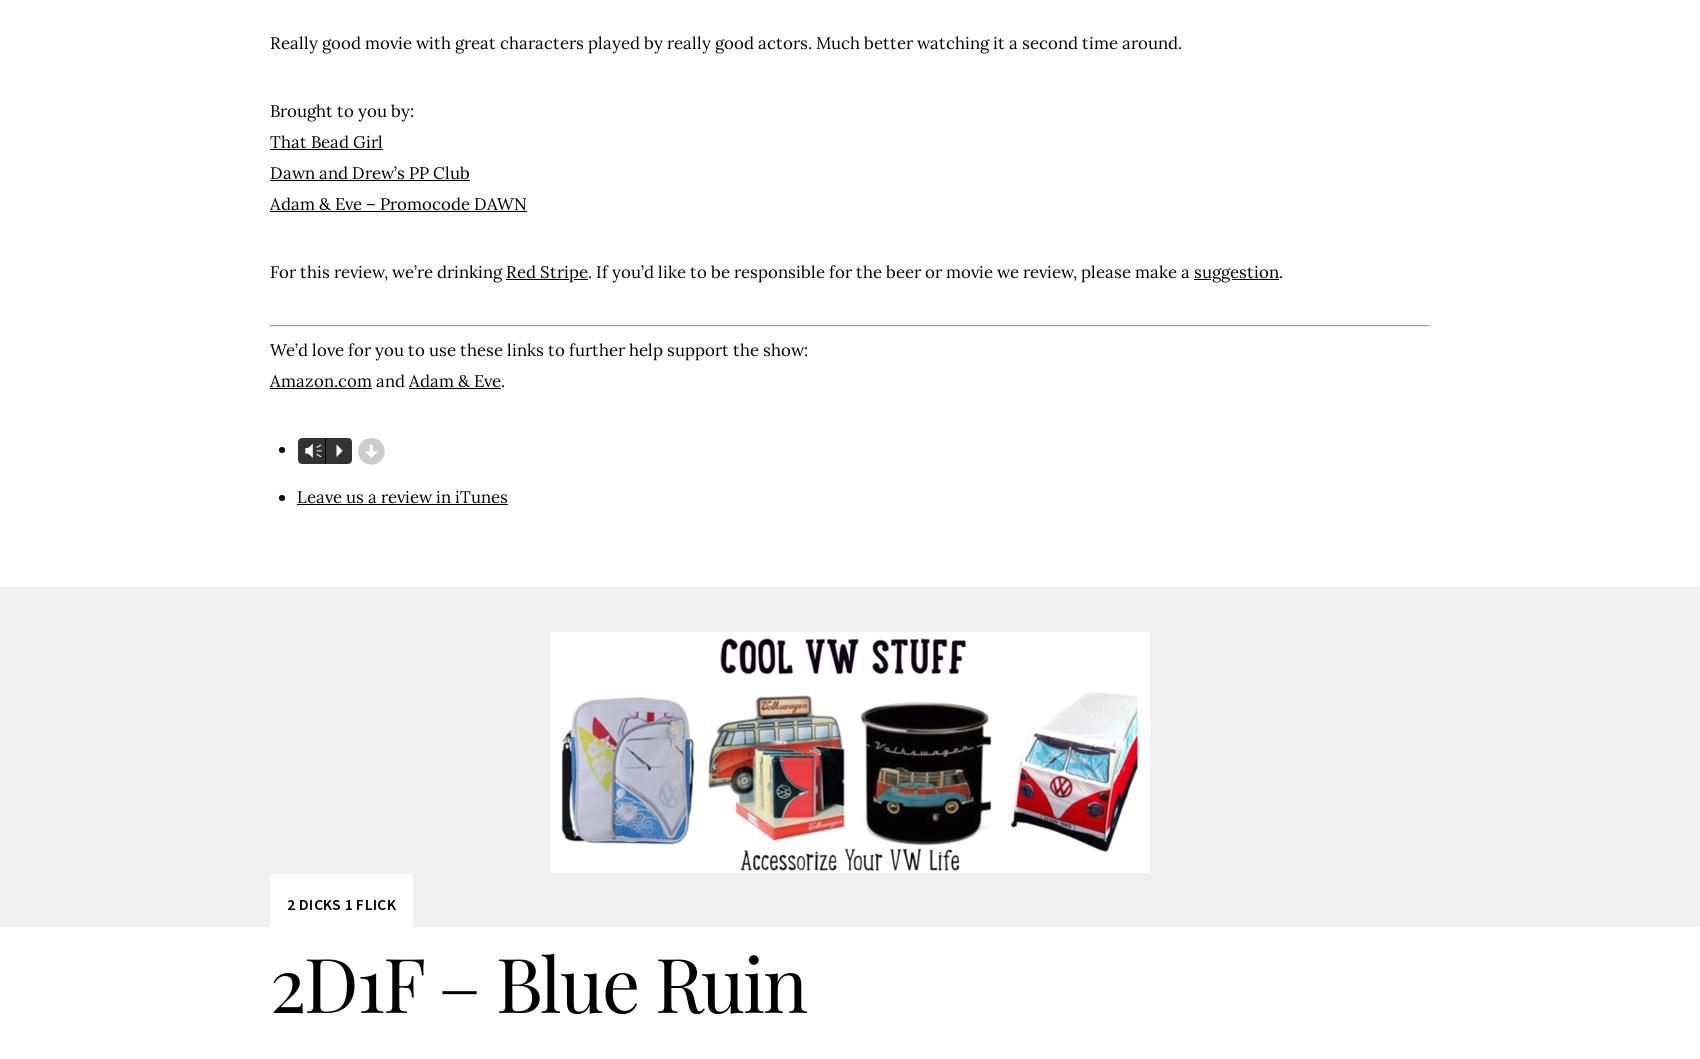 The height and width of the screenshot is (1059, 1700). What do you see at coordinates (325, 139) in the screenshot?
I see `'That Bead Girl'` at bounding box center [325, 139].